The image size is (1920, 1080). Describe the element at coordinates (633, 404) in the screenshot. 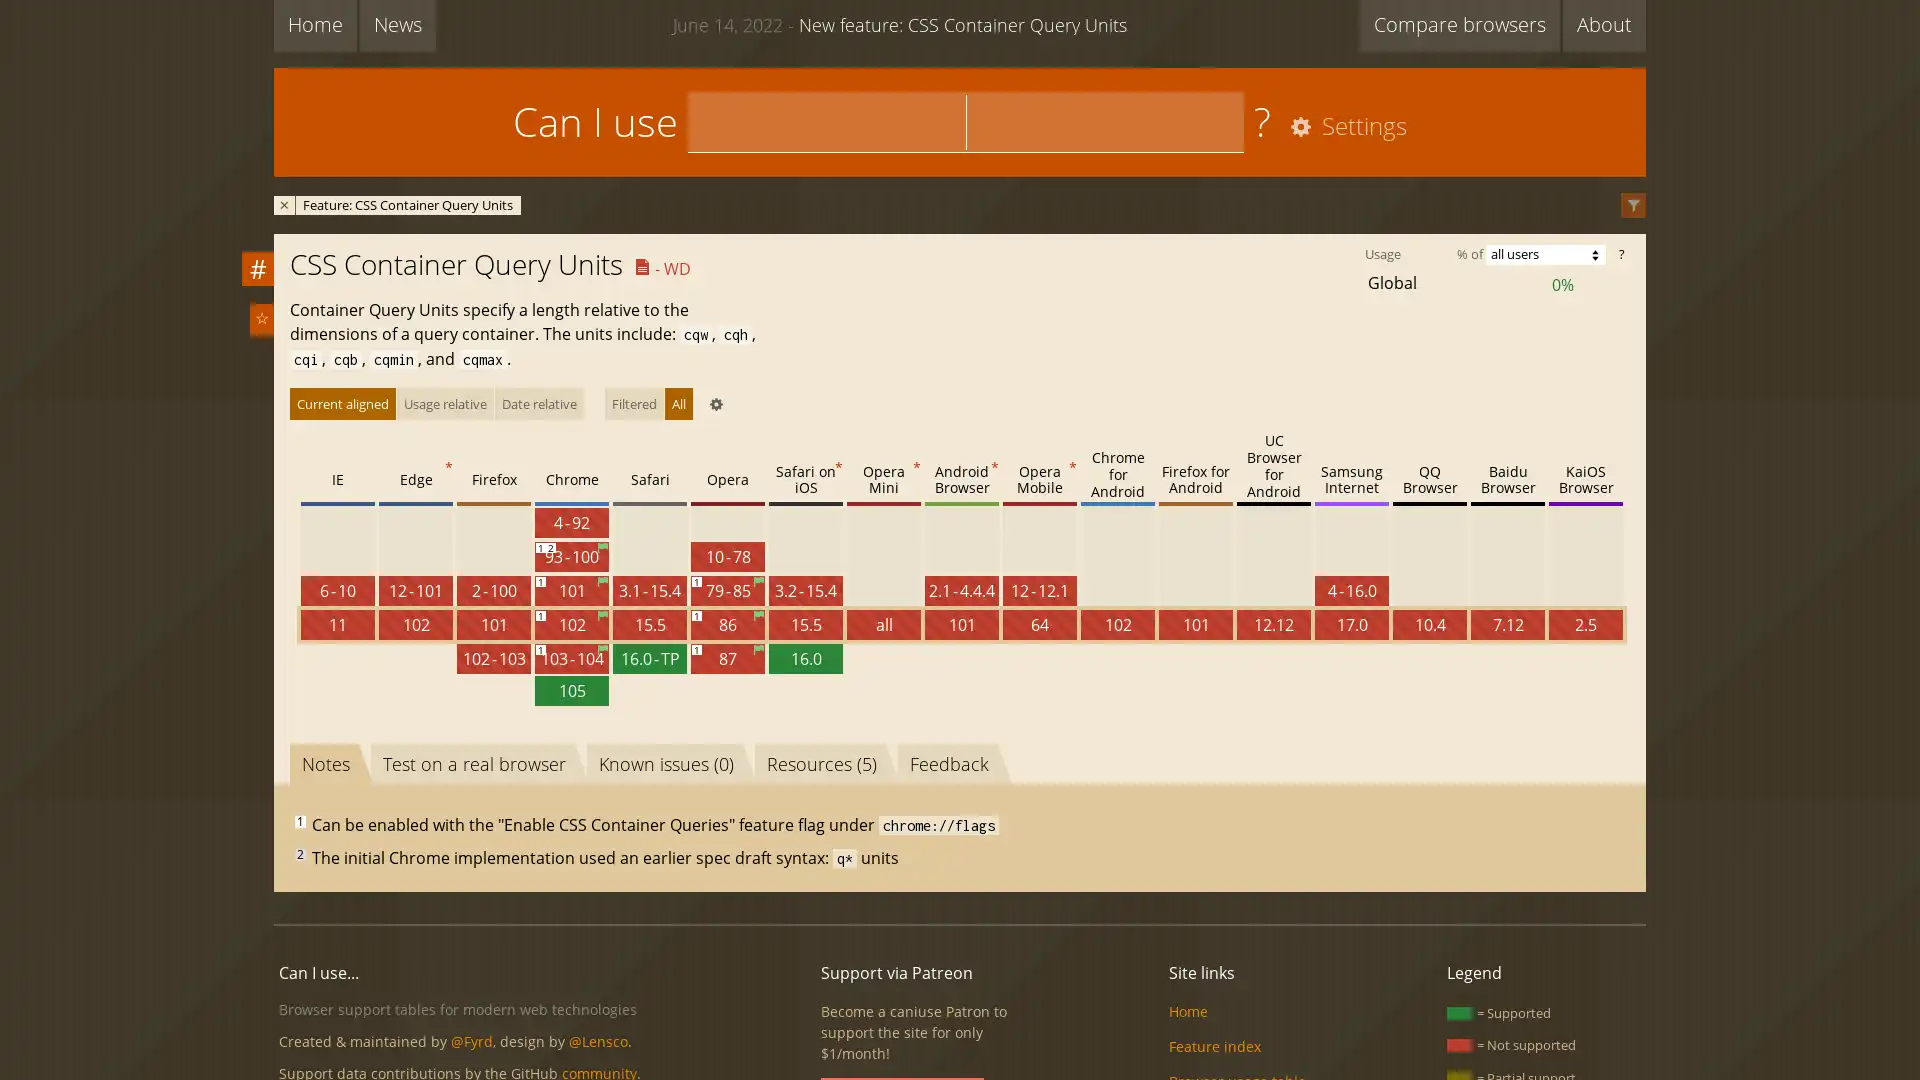

I see `Filtered` at that location.